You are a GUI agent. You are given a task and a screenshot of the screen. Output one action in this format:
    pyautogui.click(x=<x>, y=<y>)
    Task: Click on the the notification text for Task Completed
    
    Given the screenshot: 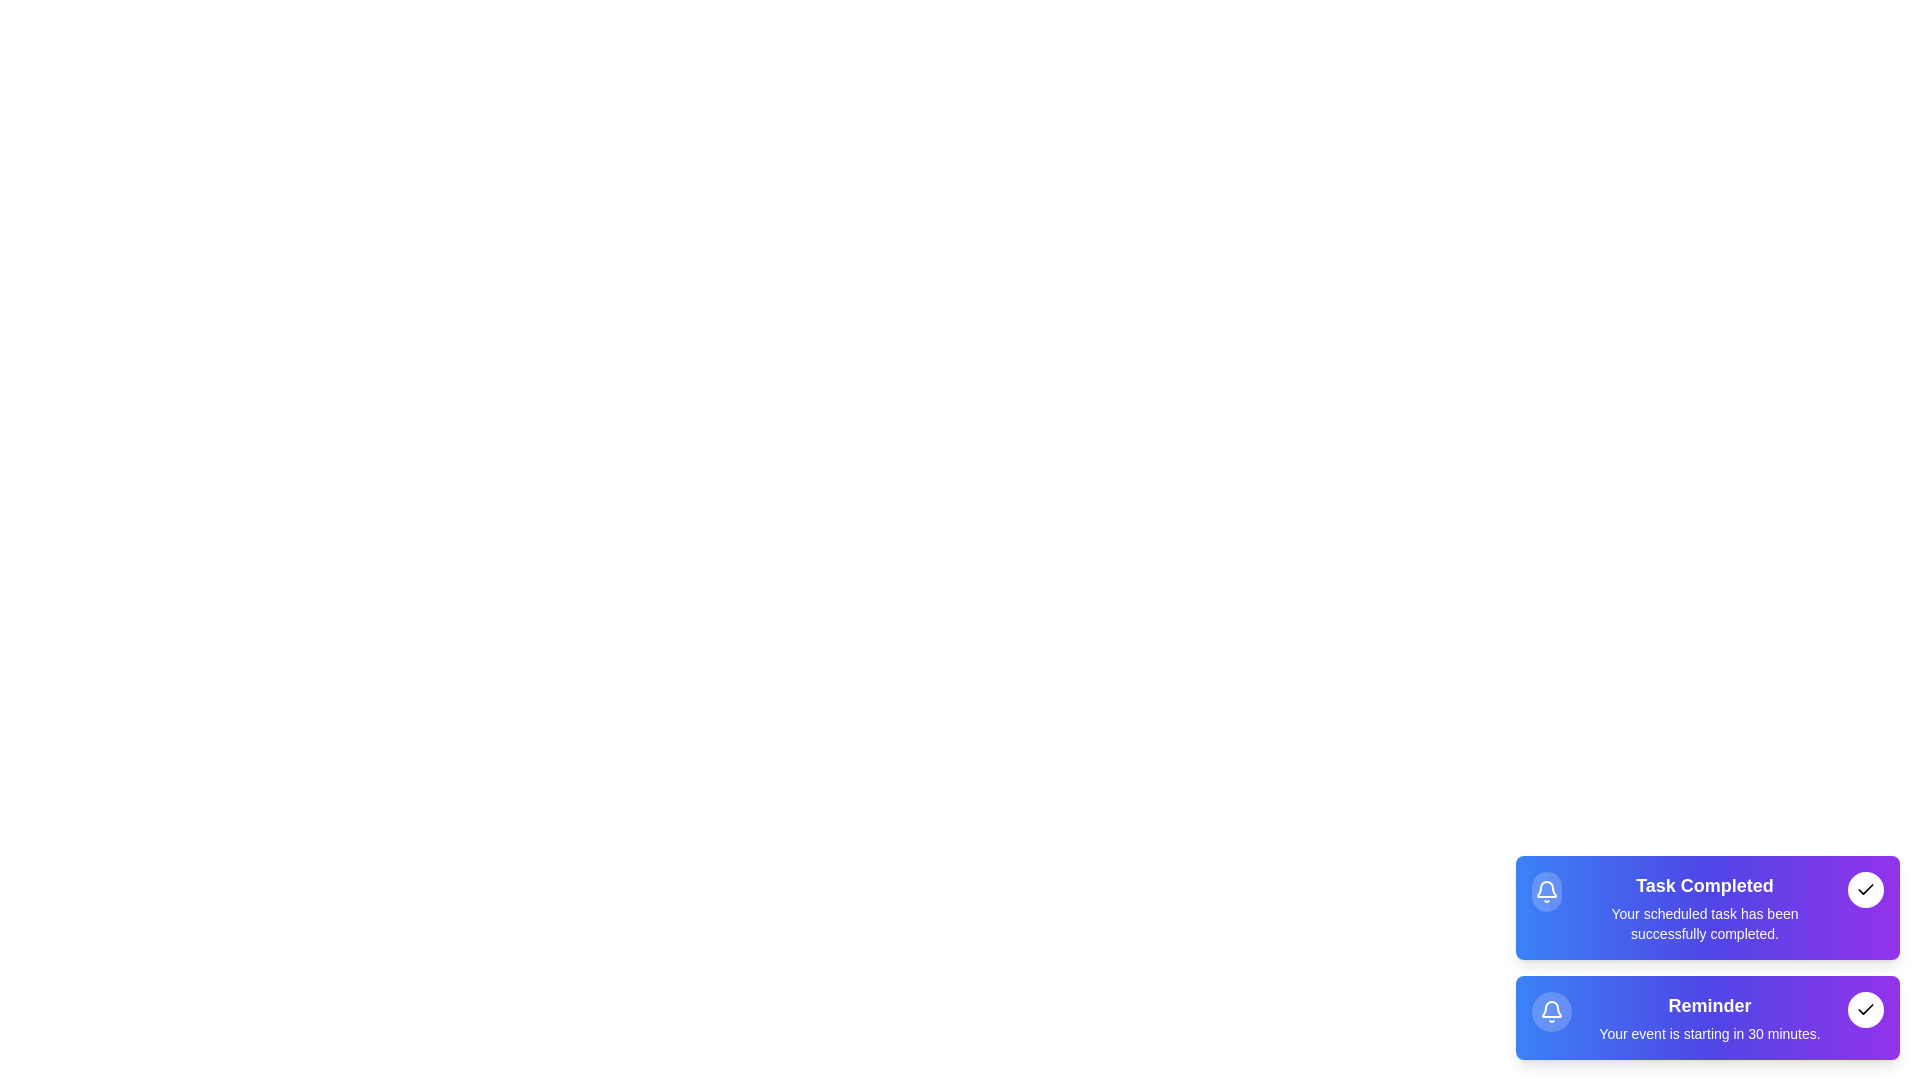 What is the action you would take?
    pyautogui.click(x=1703, y=907)
    